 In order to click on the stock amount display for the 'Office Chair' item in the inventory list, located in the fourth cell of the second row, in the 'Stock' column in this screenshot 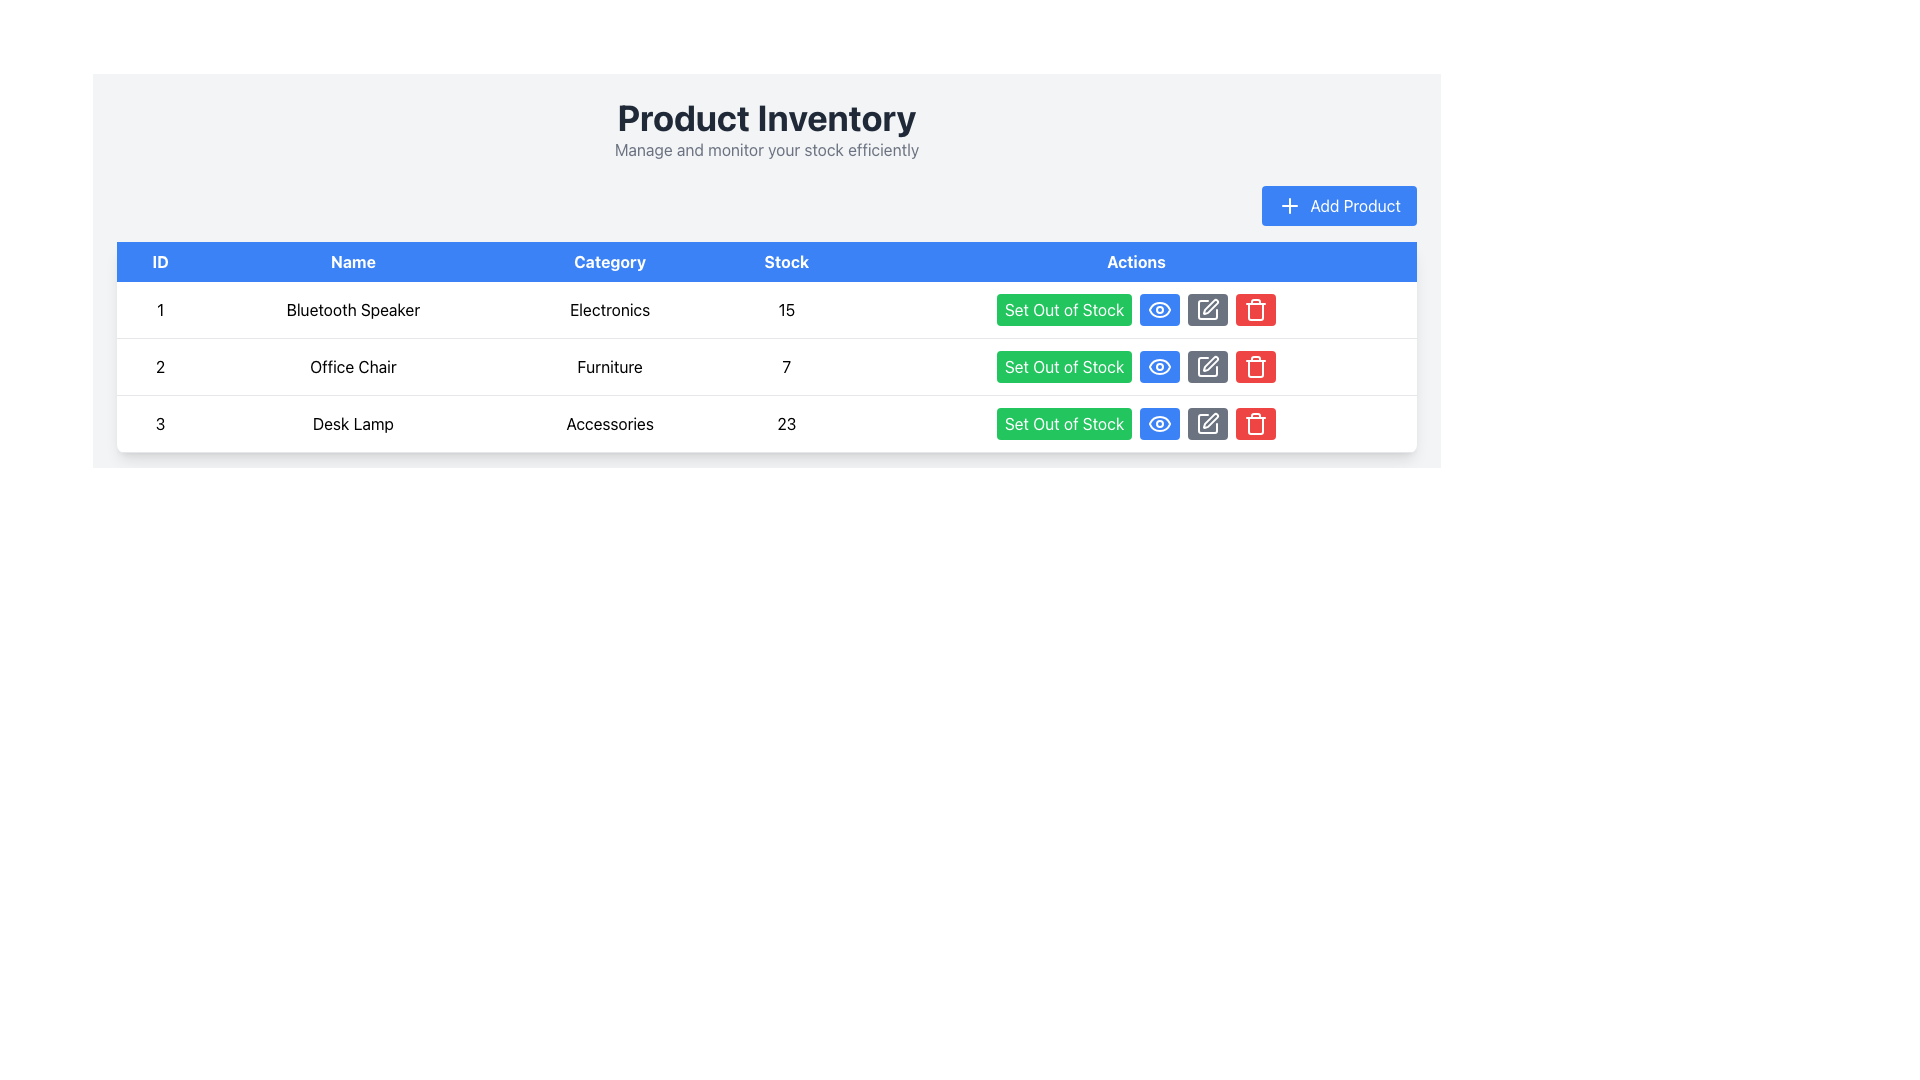, I will do `click(785, 366)`.